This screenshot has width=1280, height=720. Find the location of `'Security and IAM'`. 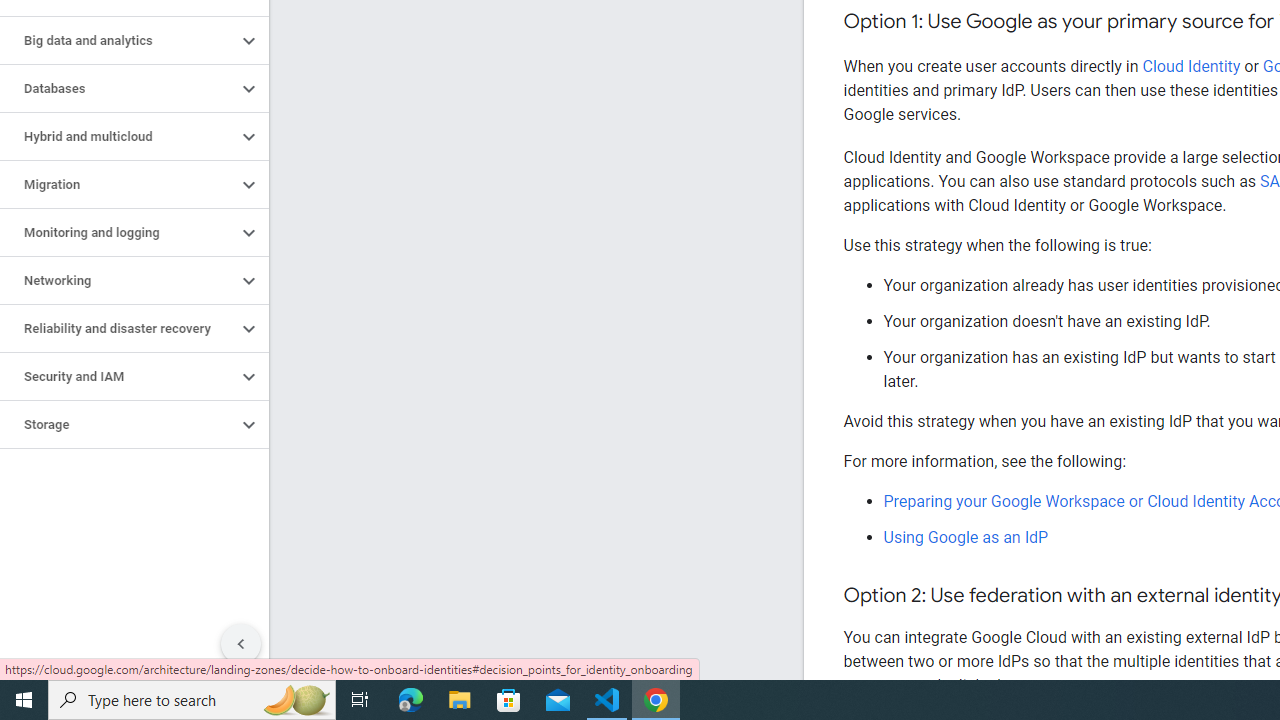

'Security and IAM' is located at coordinates (117, 376).